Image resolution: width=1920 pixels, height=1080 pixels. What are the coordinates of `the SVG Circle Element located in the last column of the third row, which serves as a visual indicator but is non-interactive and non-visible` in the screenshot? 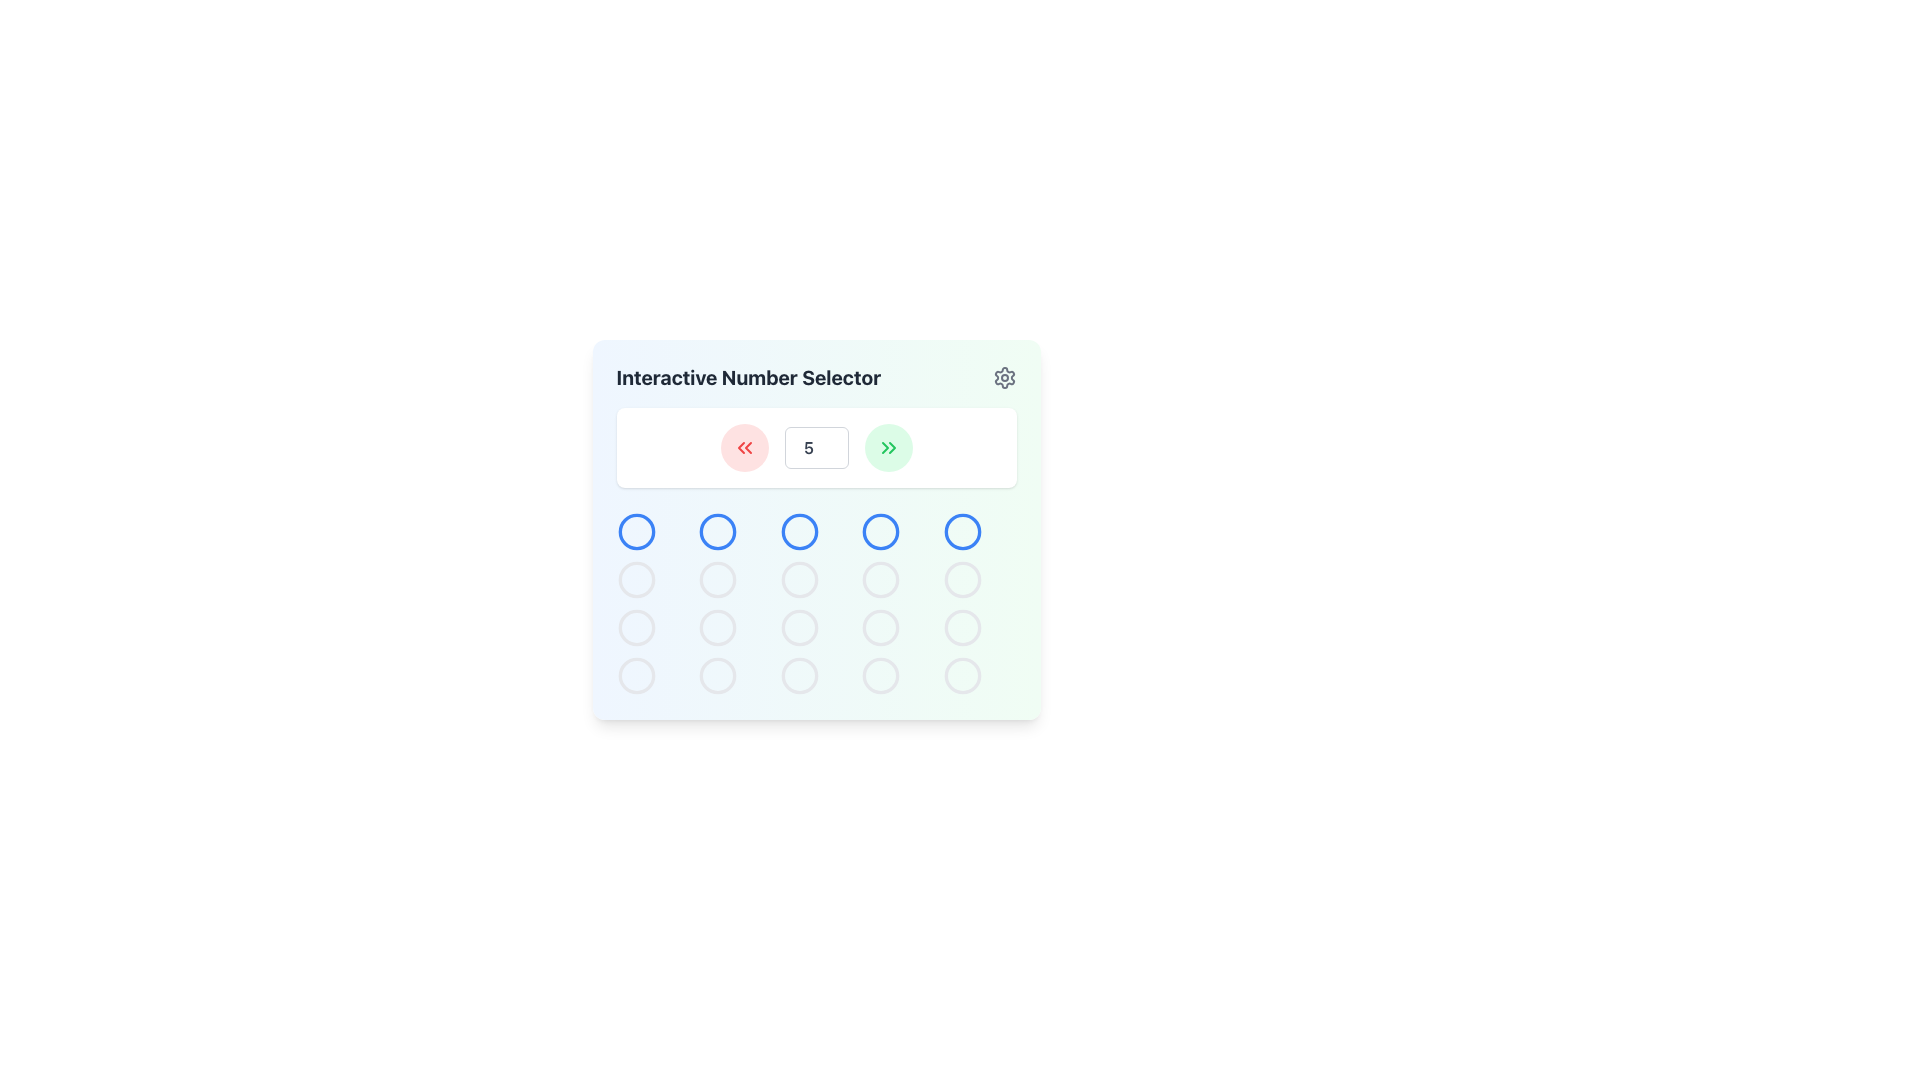 It's located at (962, 531).